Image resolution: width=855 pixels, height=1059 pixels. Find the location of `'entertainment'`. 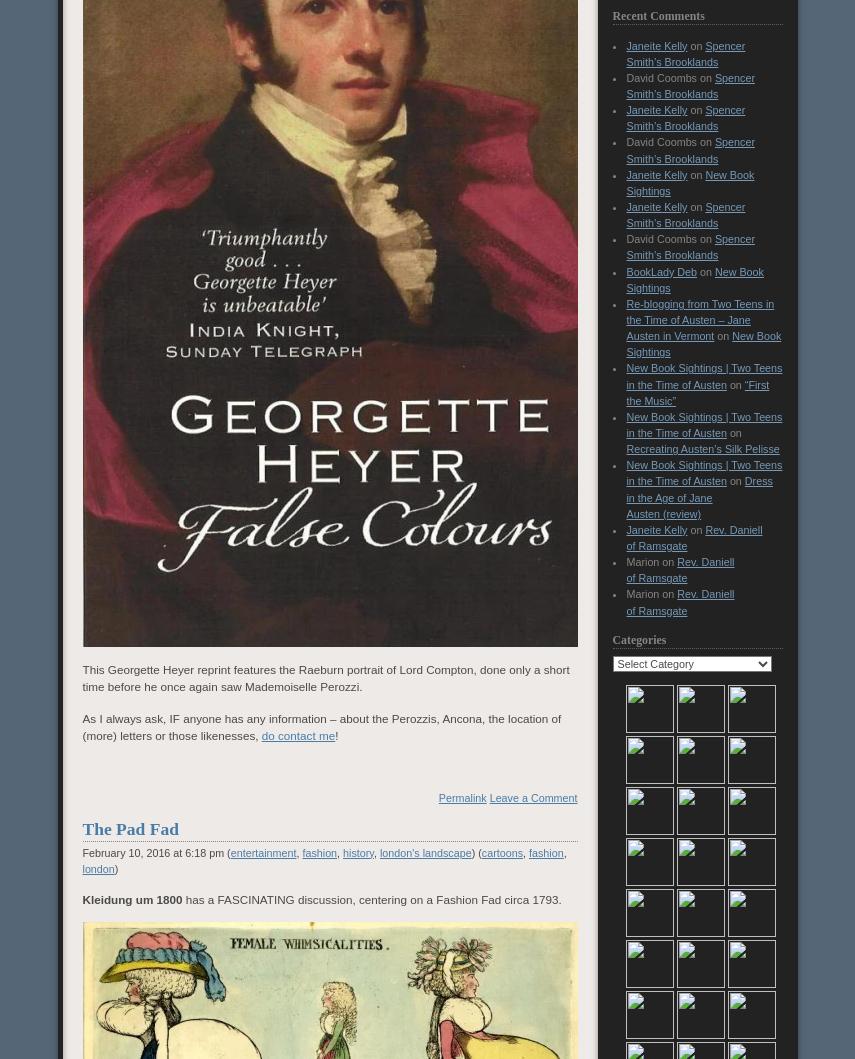

'entertainment' is located at coordinates (261, 851).